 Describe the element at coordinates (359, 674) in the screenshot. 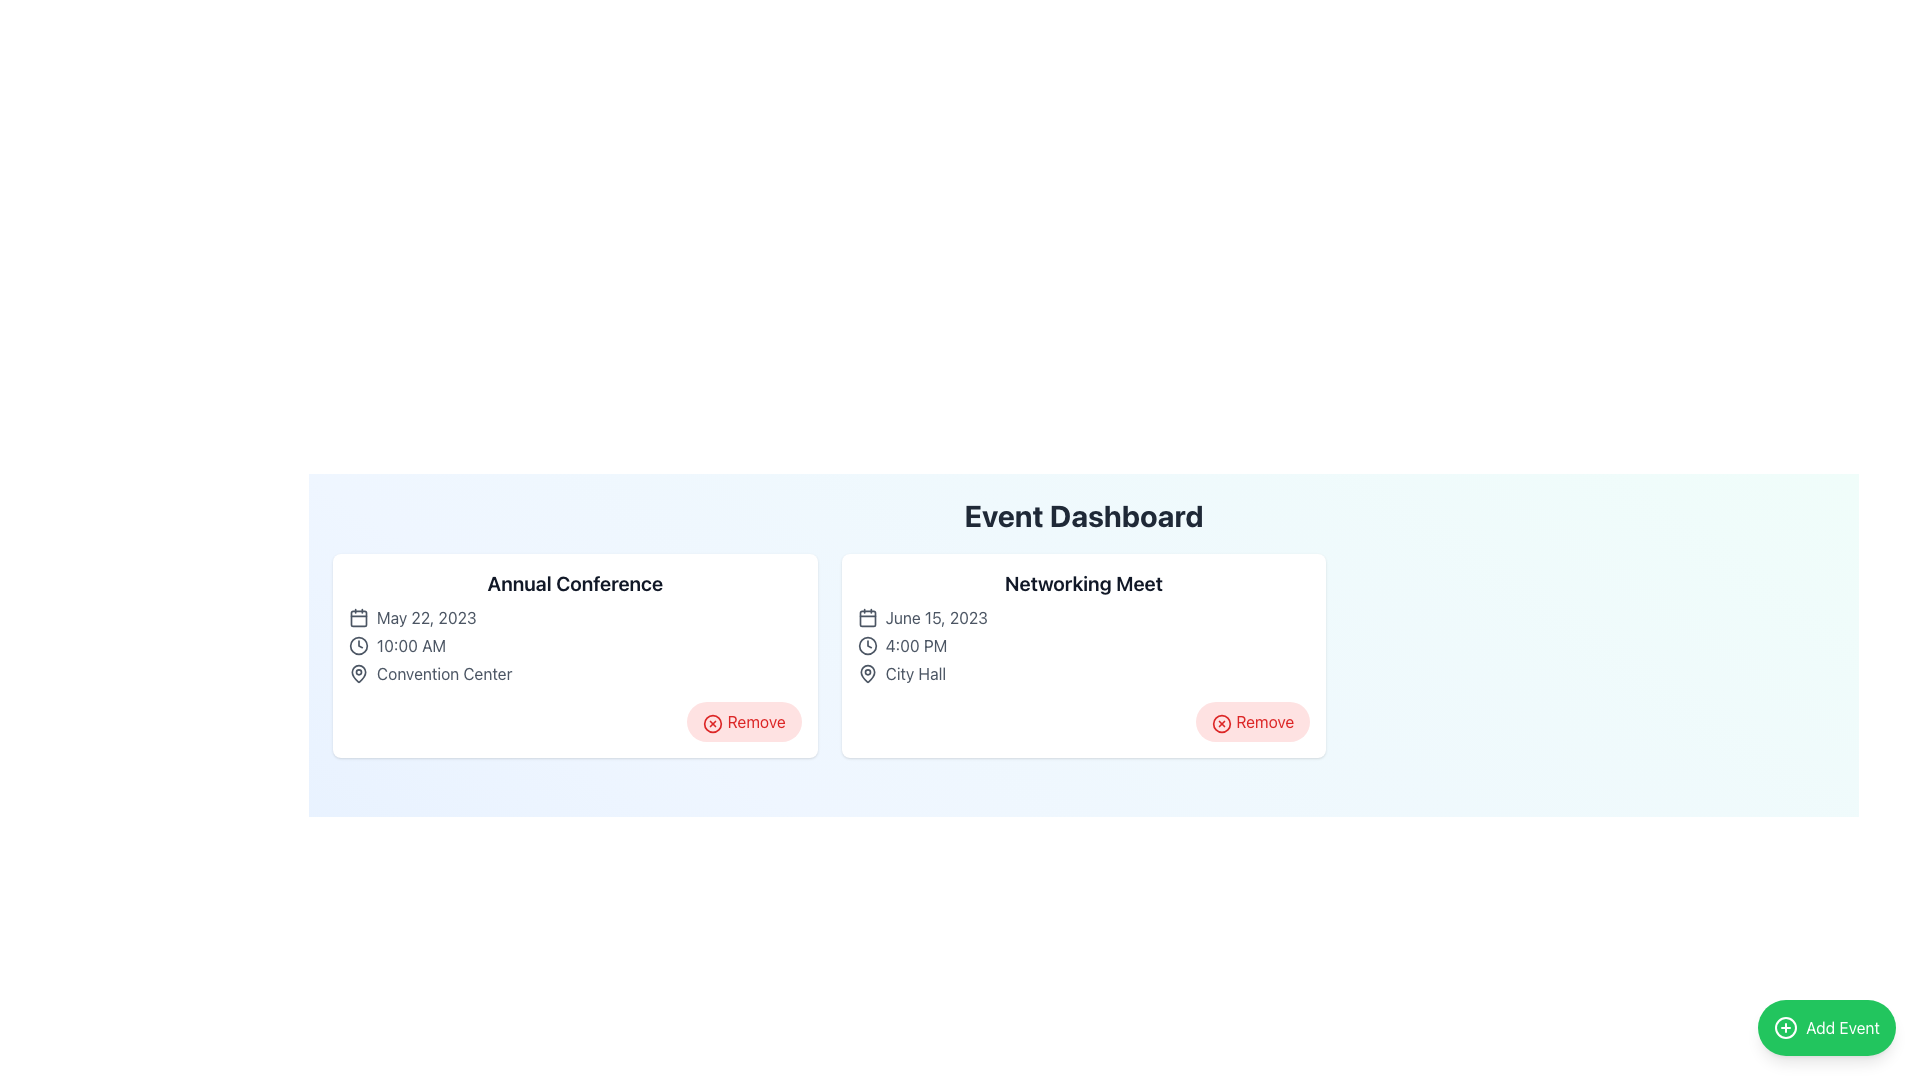

I see `the map pin icon located in the 'Convention Center' section of the 'Annual Conference' card on the event dashboard` at that location.